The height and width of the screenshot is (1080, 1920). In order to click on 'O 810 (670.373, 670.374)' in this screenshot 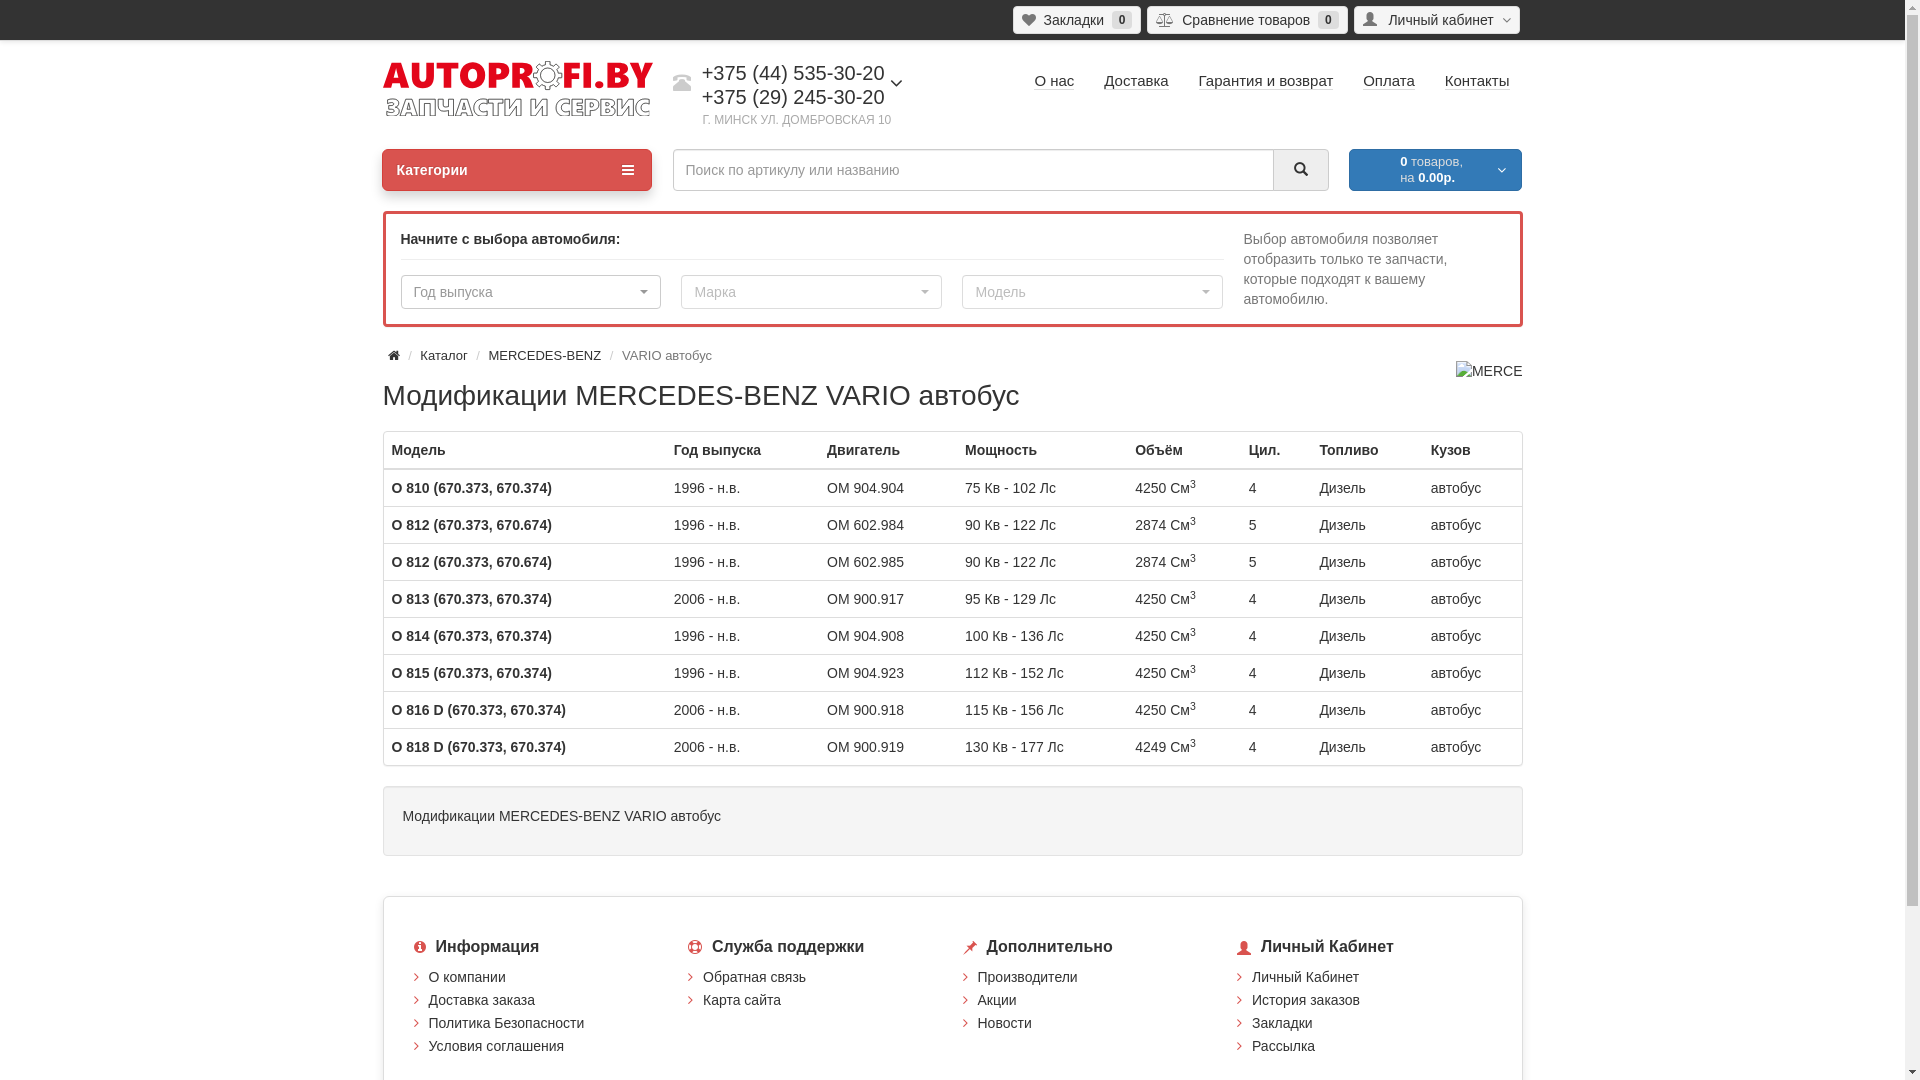, I will do `click(470, 488)`.